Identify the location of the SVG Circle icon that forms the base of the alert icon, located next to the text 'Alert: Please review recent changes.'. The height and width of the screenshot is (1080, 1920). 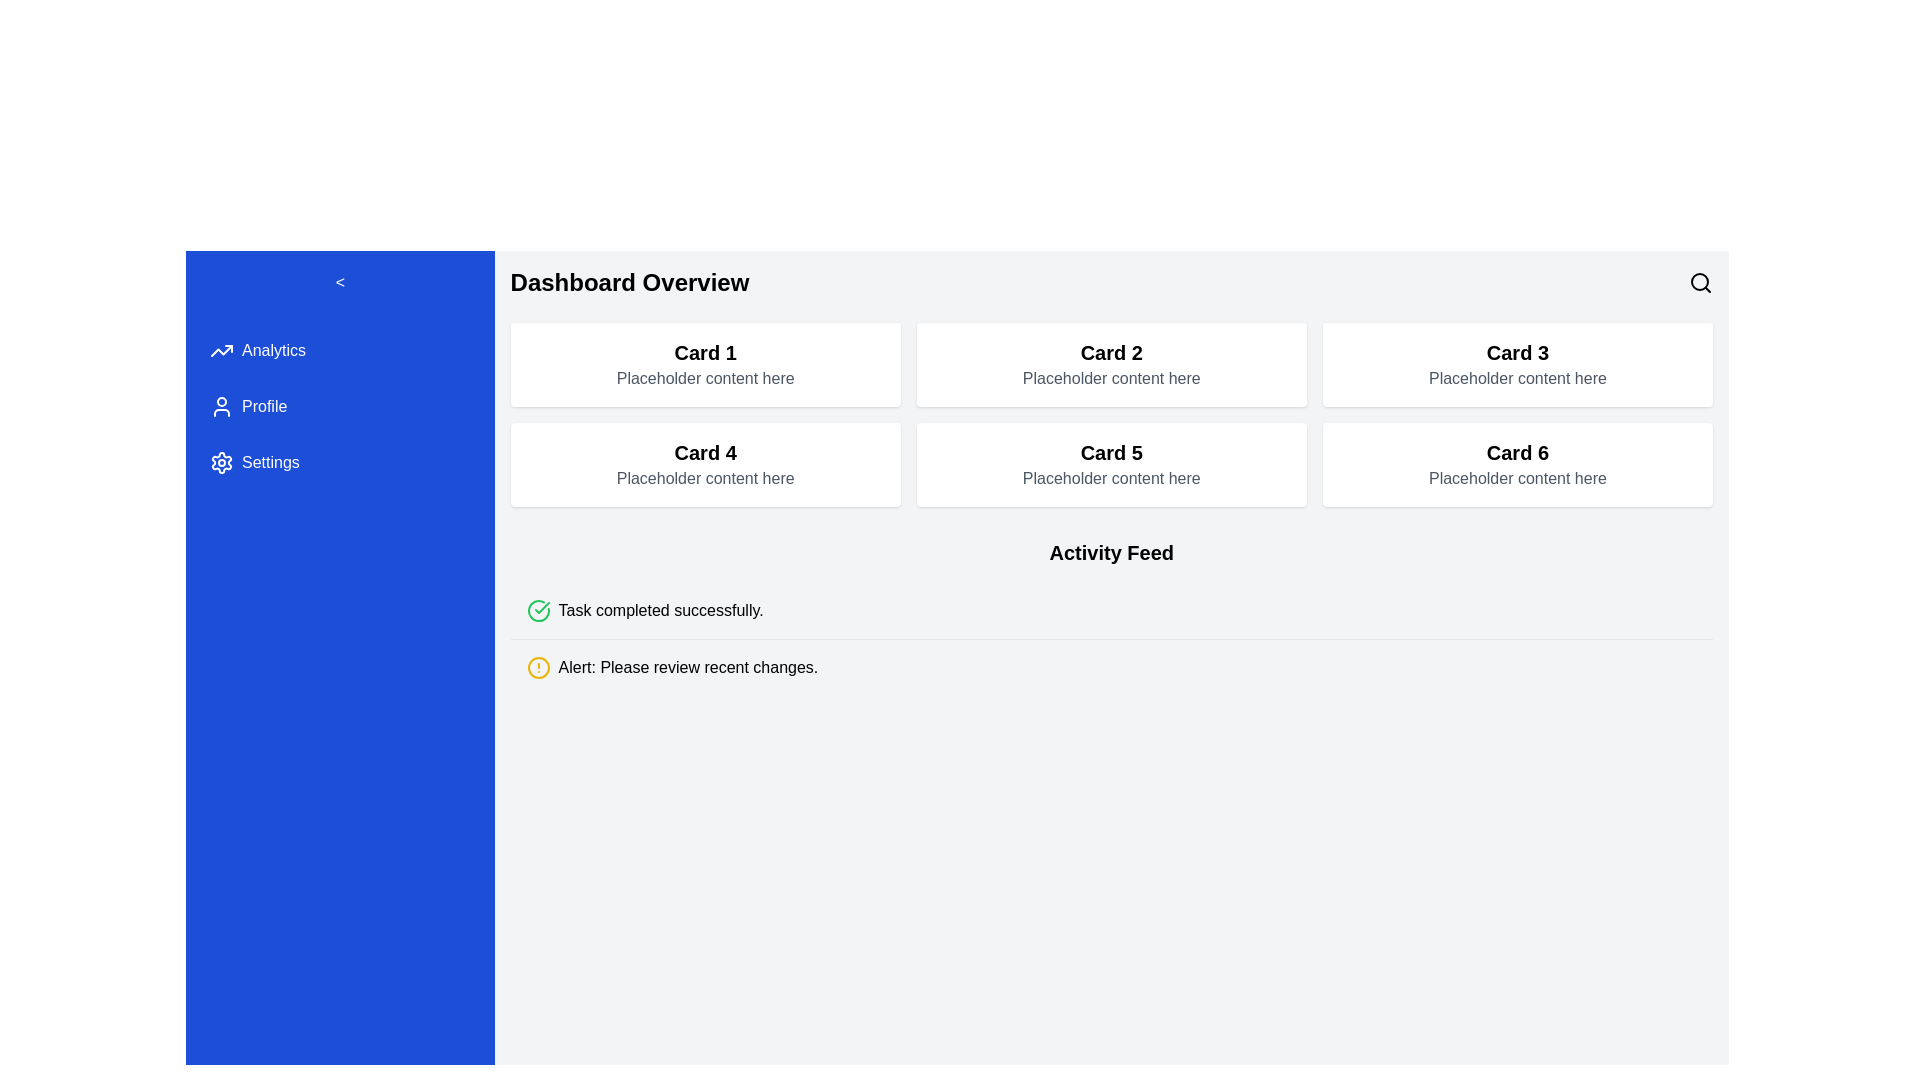
(538, 667).